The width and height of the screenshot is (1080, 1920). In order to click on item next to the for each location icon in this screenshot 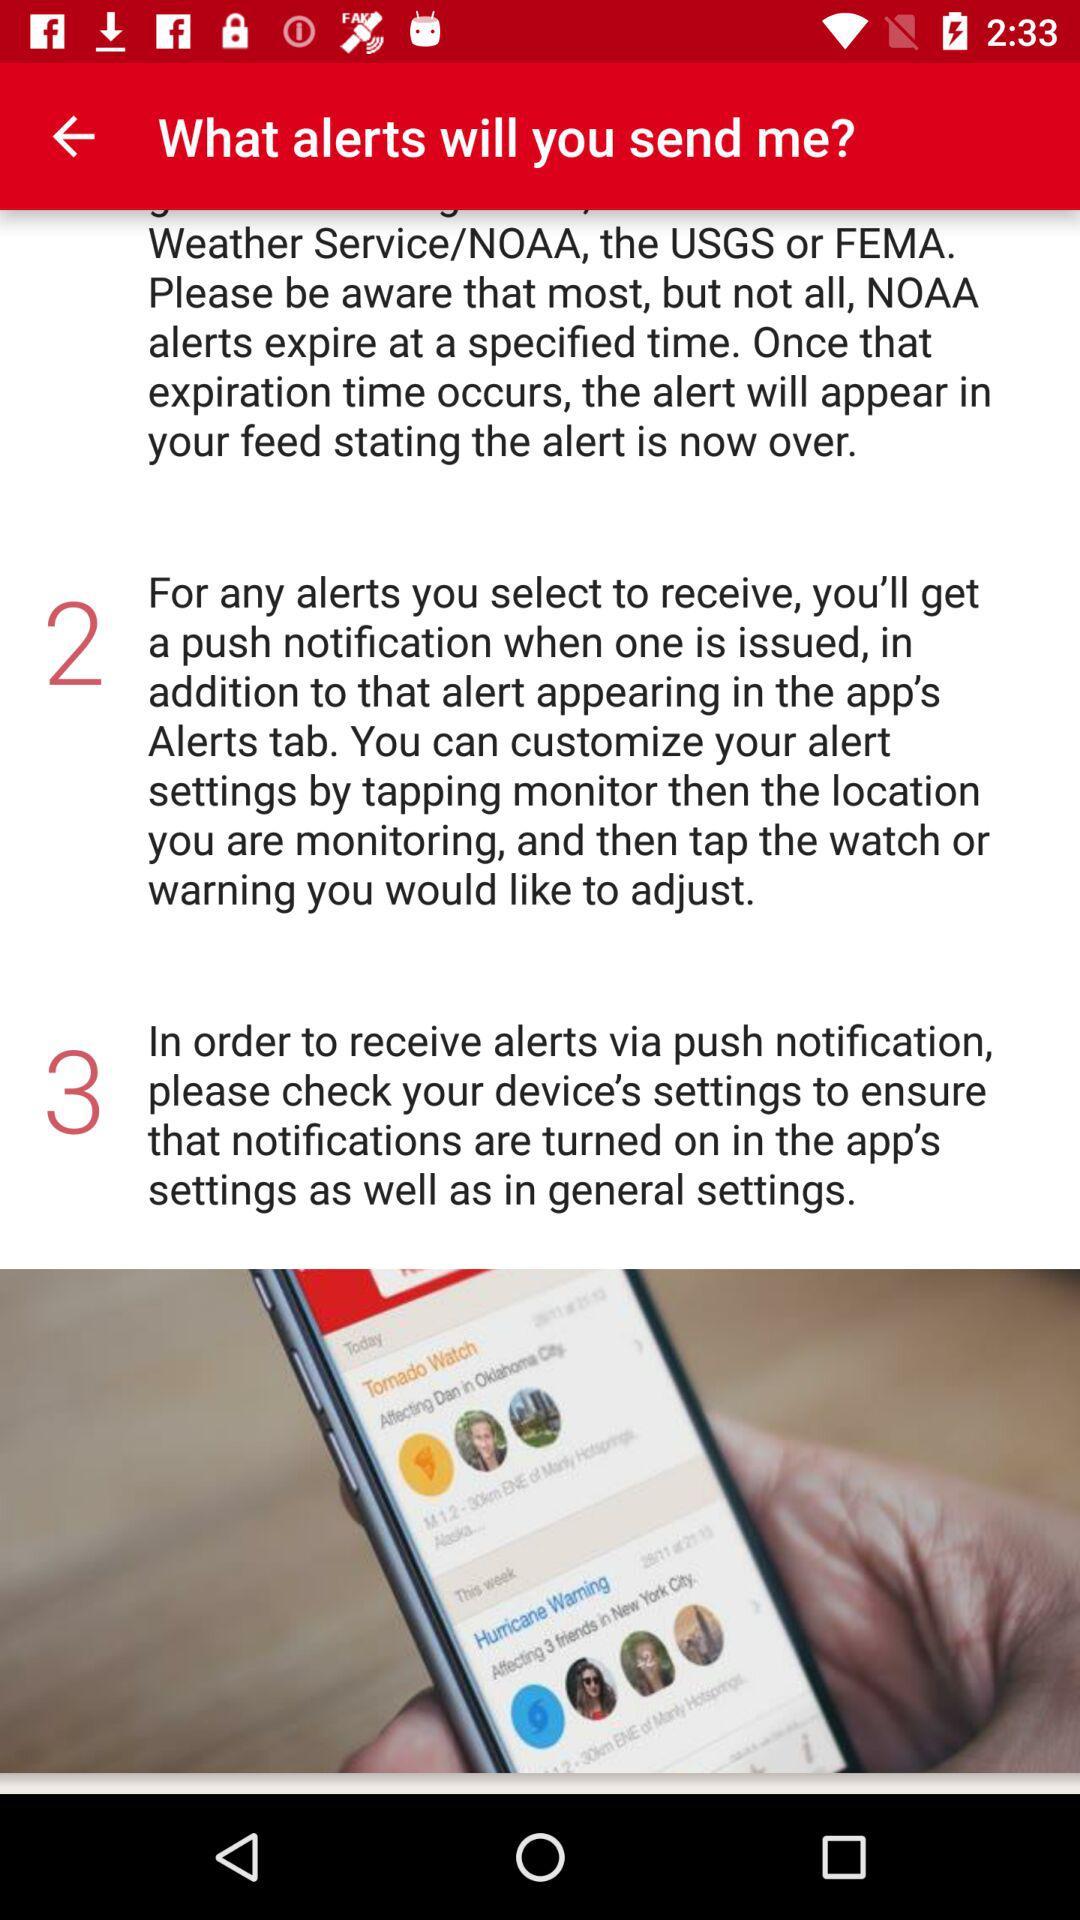, I will do `click(72, 135)`.